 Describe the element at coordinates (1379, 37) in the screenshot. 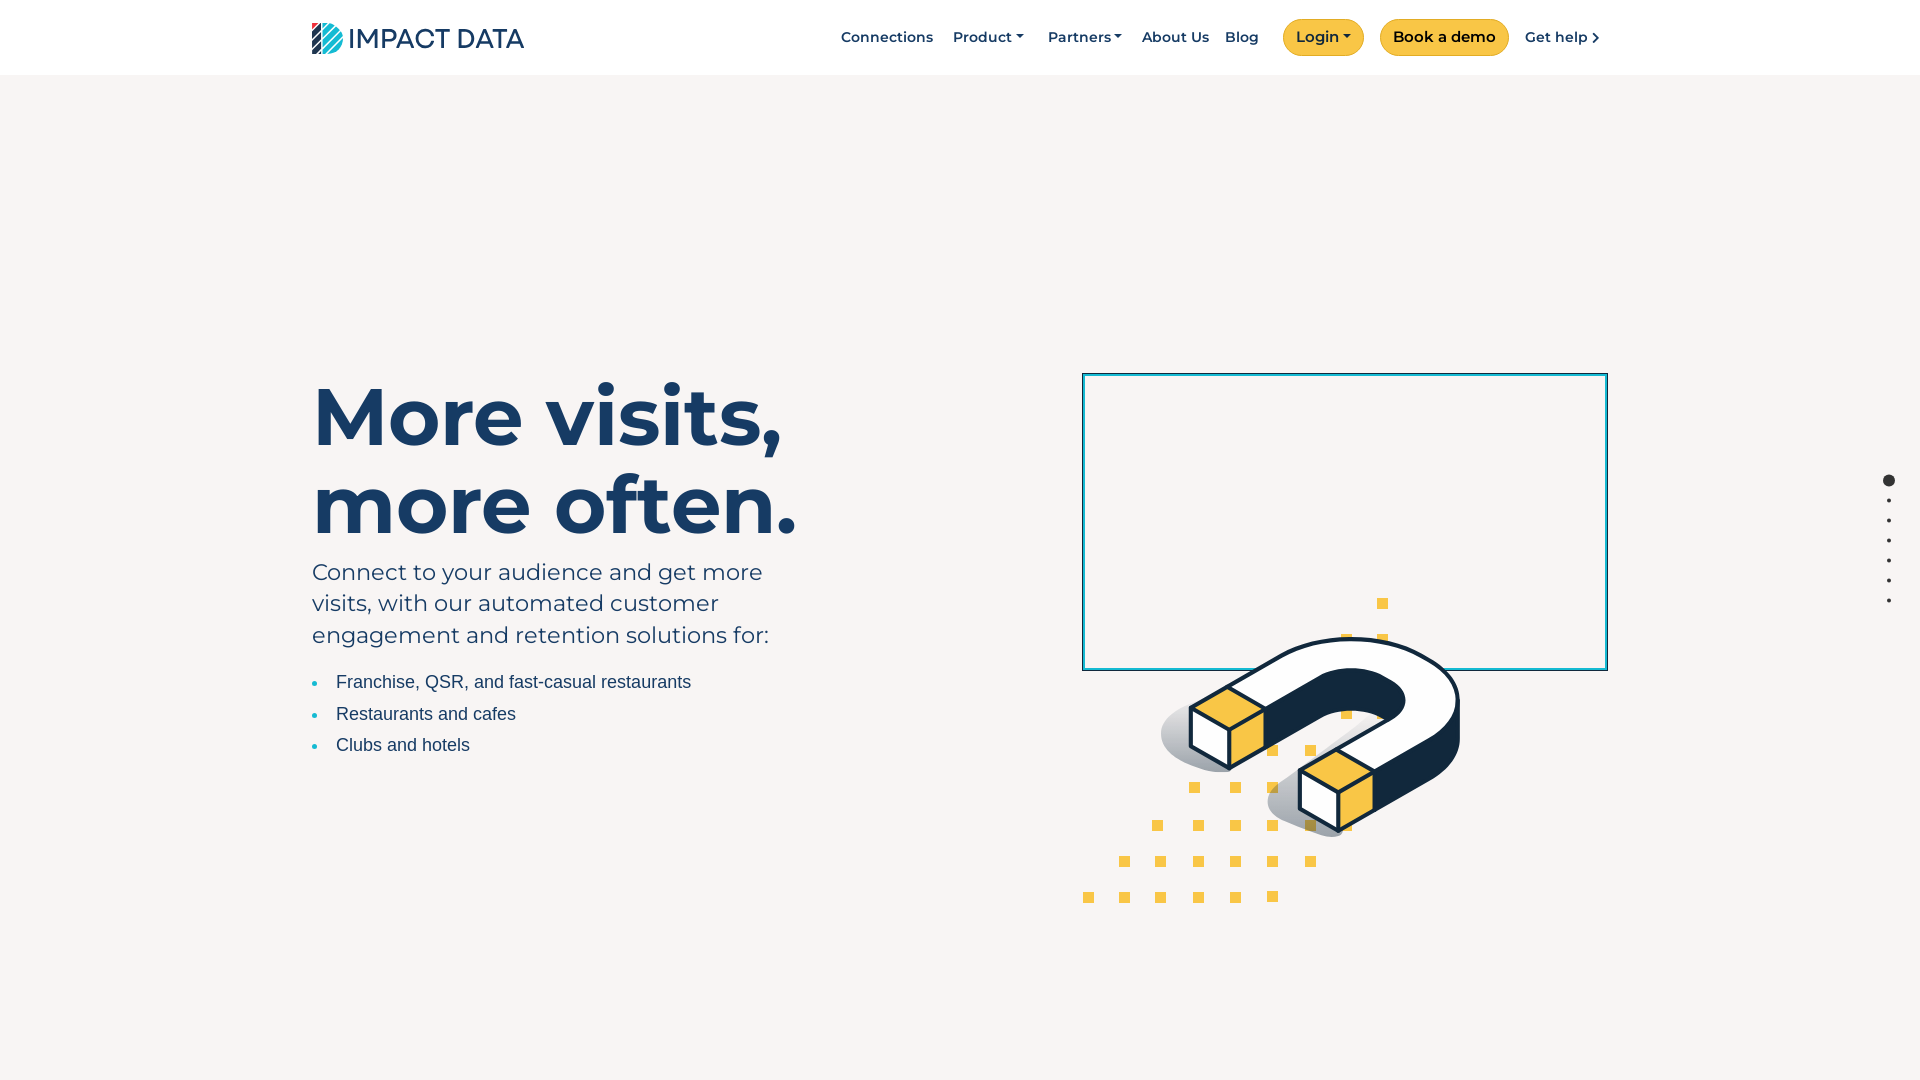

I see `'Book a demo'` at that location.